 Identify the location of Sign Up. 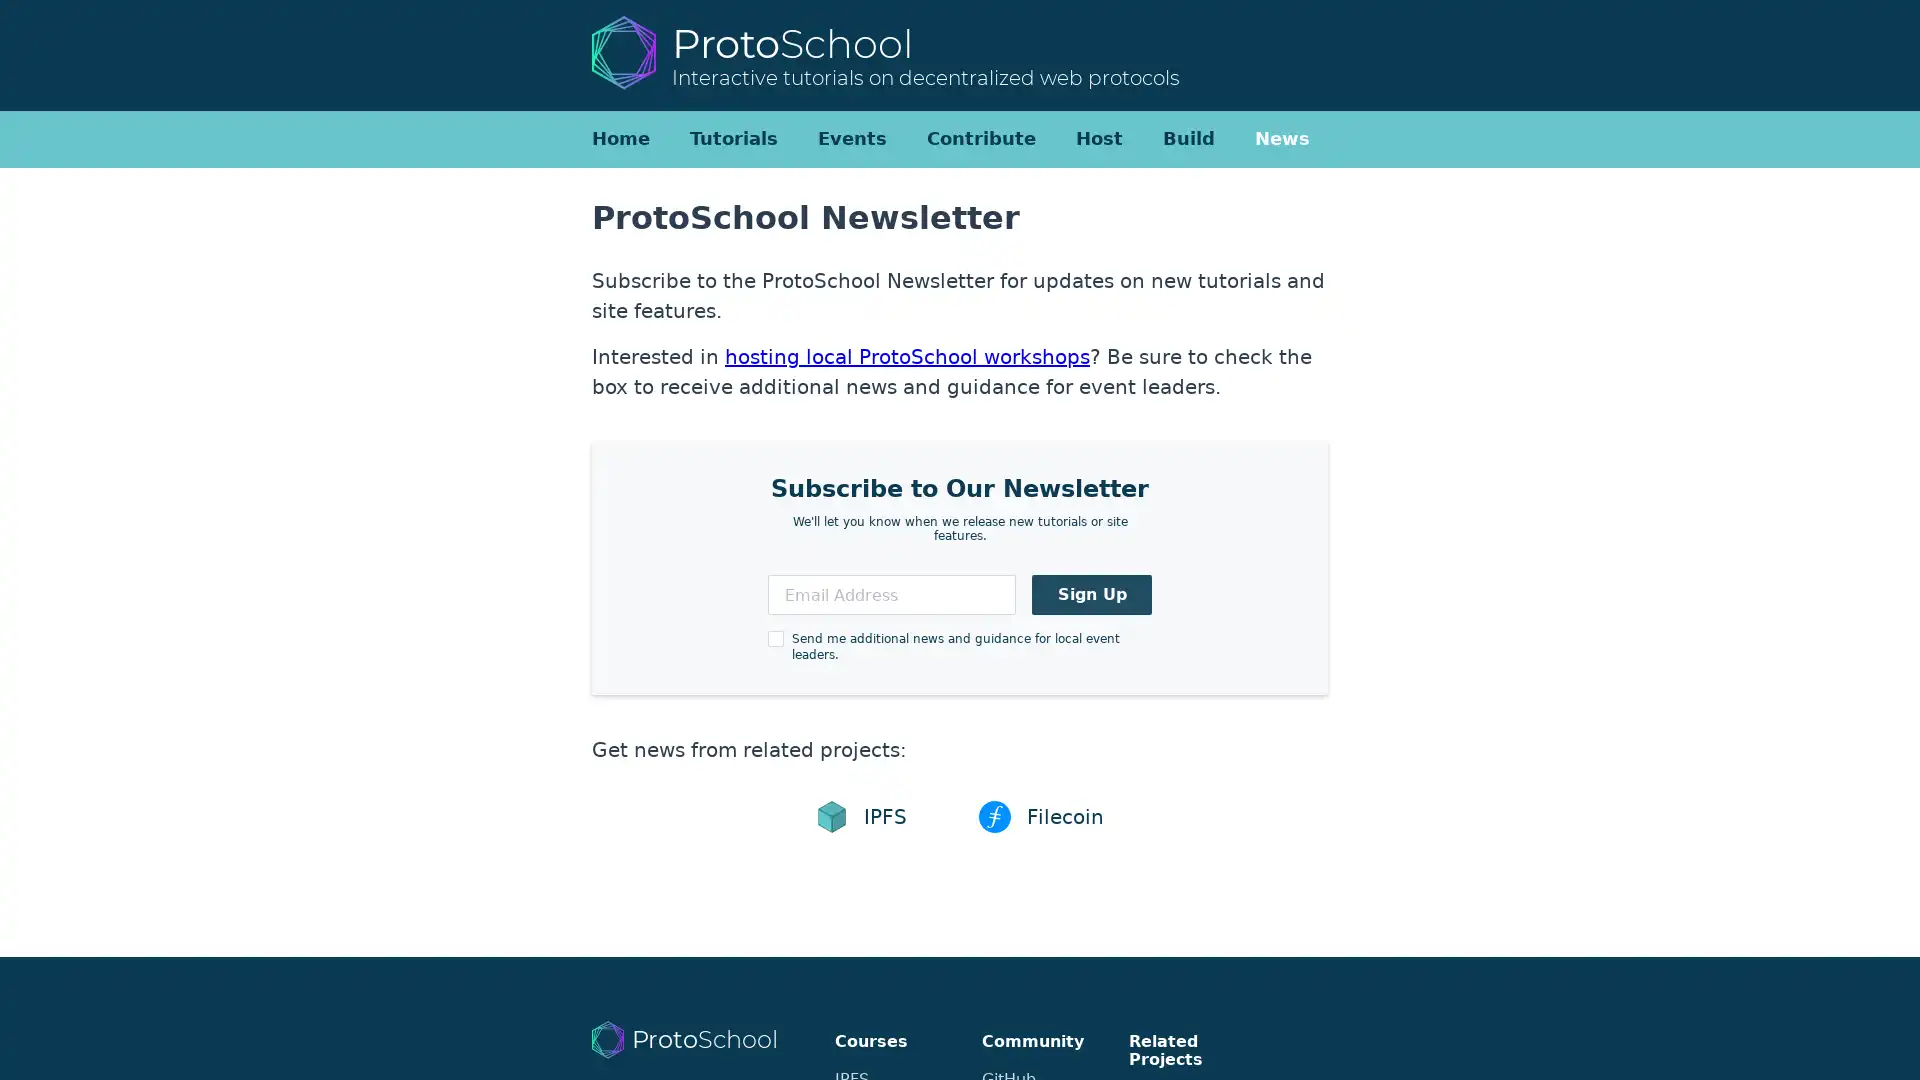
(1090, 593).